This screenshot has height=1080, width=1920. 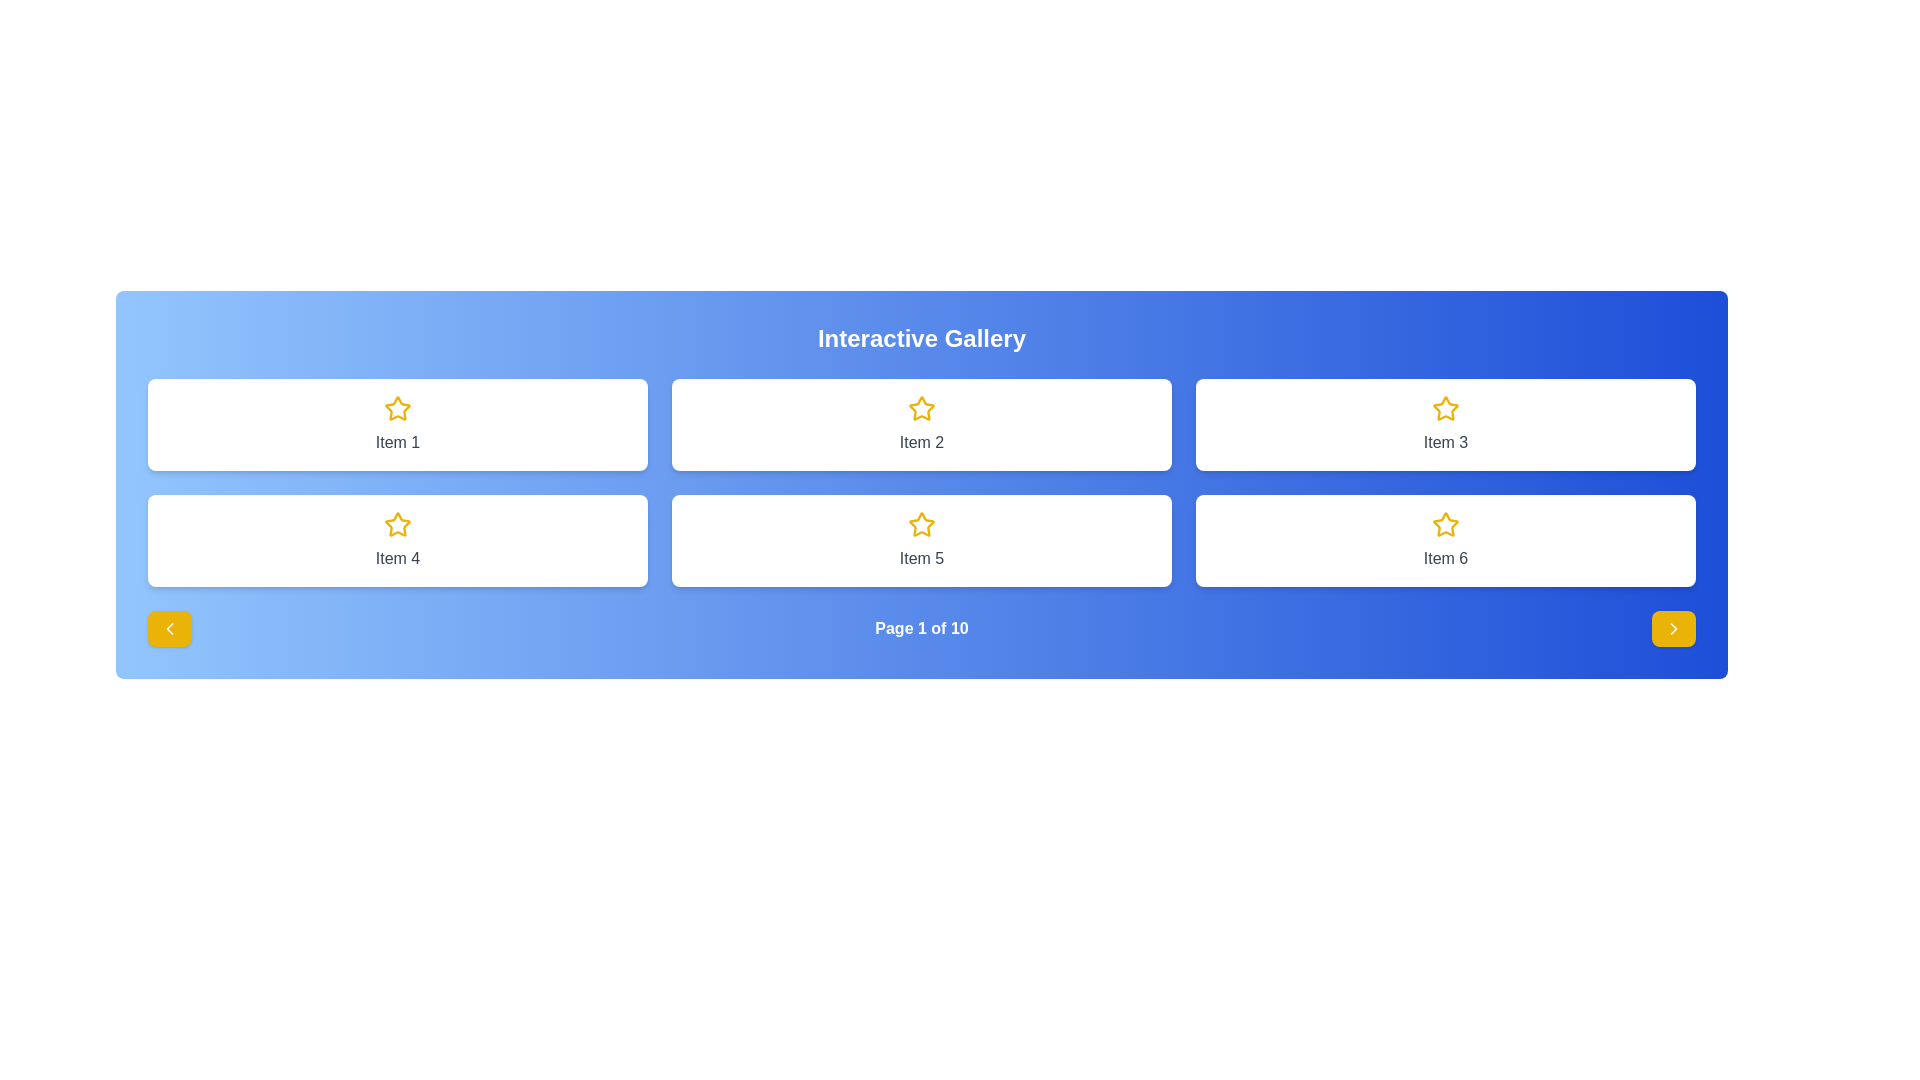 What do you see at coordinates (1445, 523) in the screenshot?
I see `the star icon with a yellow outline located next to 'Item 6' in the bottom-right corner of the grid layout` at bounding box center [1445, 523].